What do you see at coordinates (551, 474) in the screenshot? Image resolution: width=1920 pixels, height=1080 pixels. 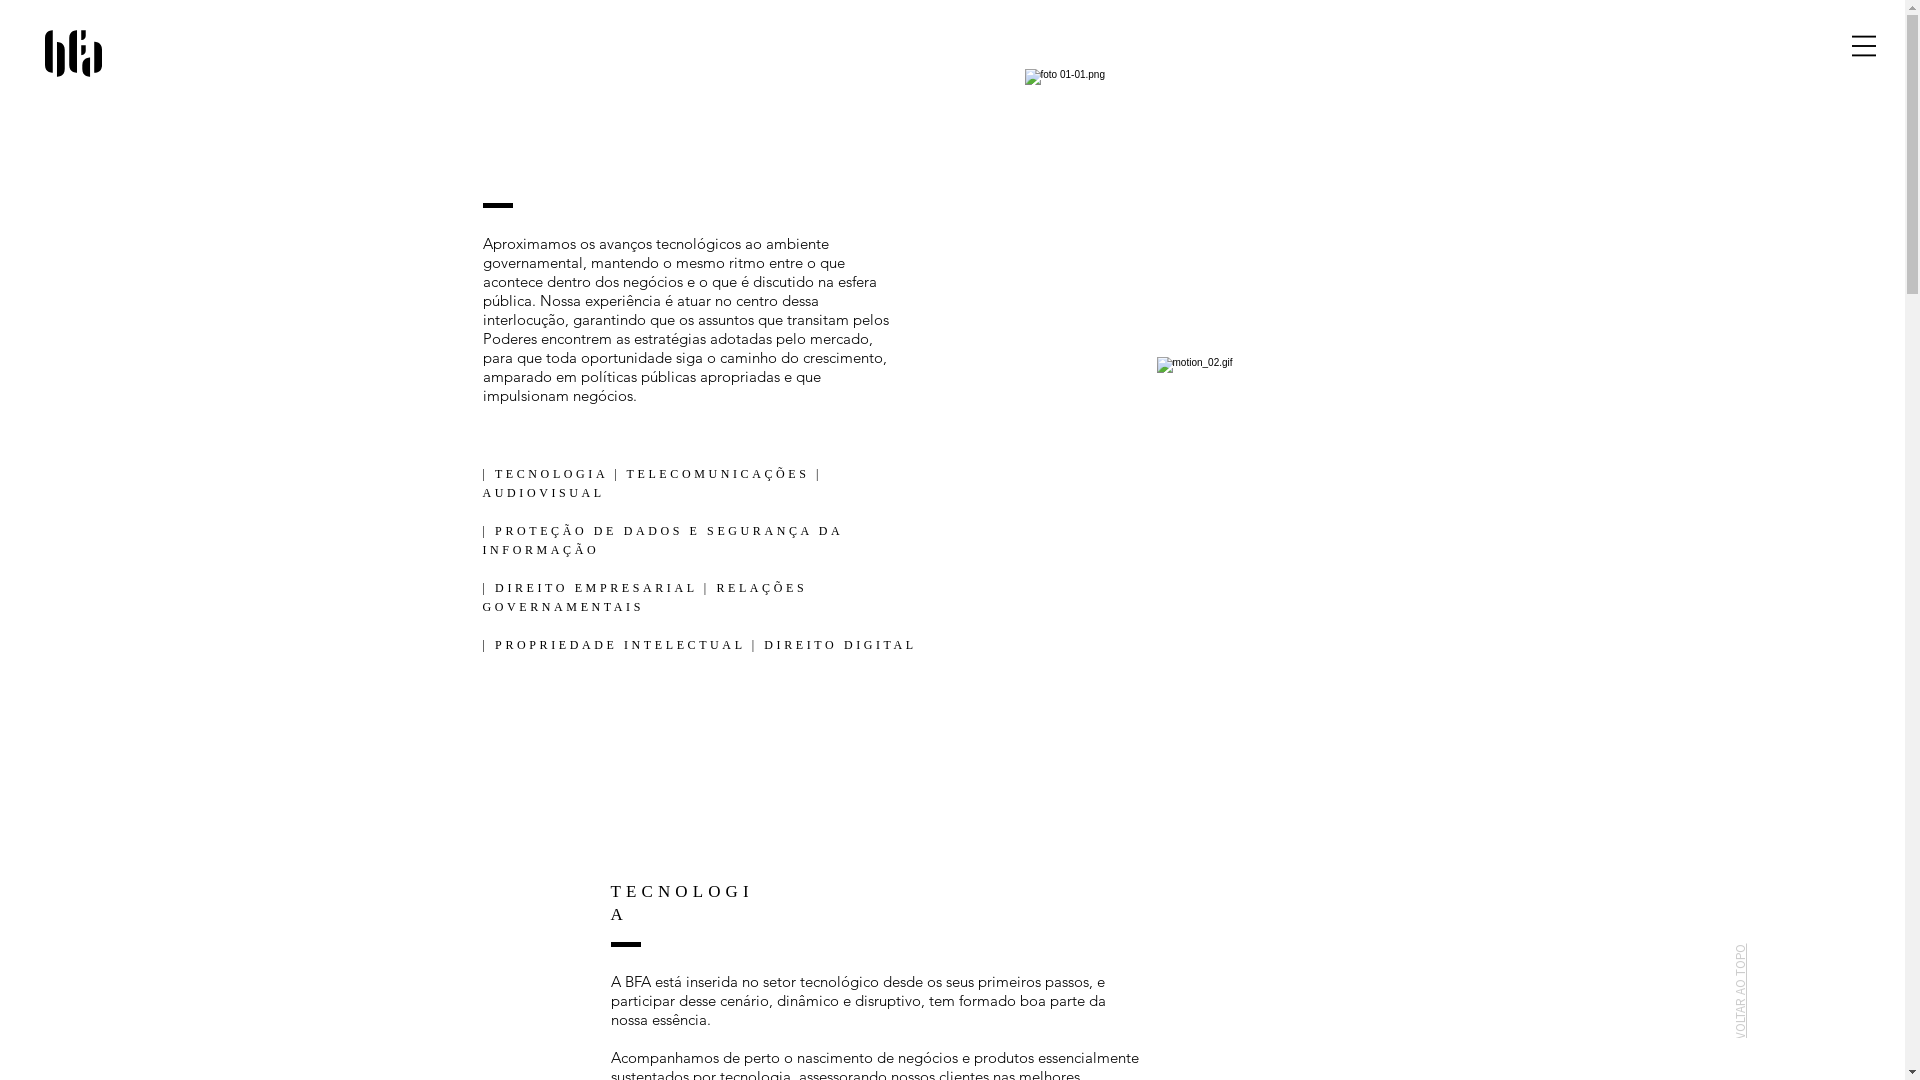 I see `'TECNOLOGIA'` at bounding box center [551, 474].